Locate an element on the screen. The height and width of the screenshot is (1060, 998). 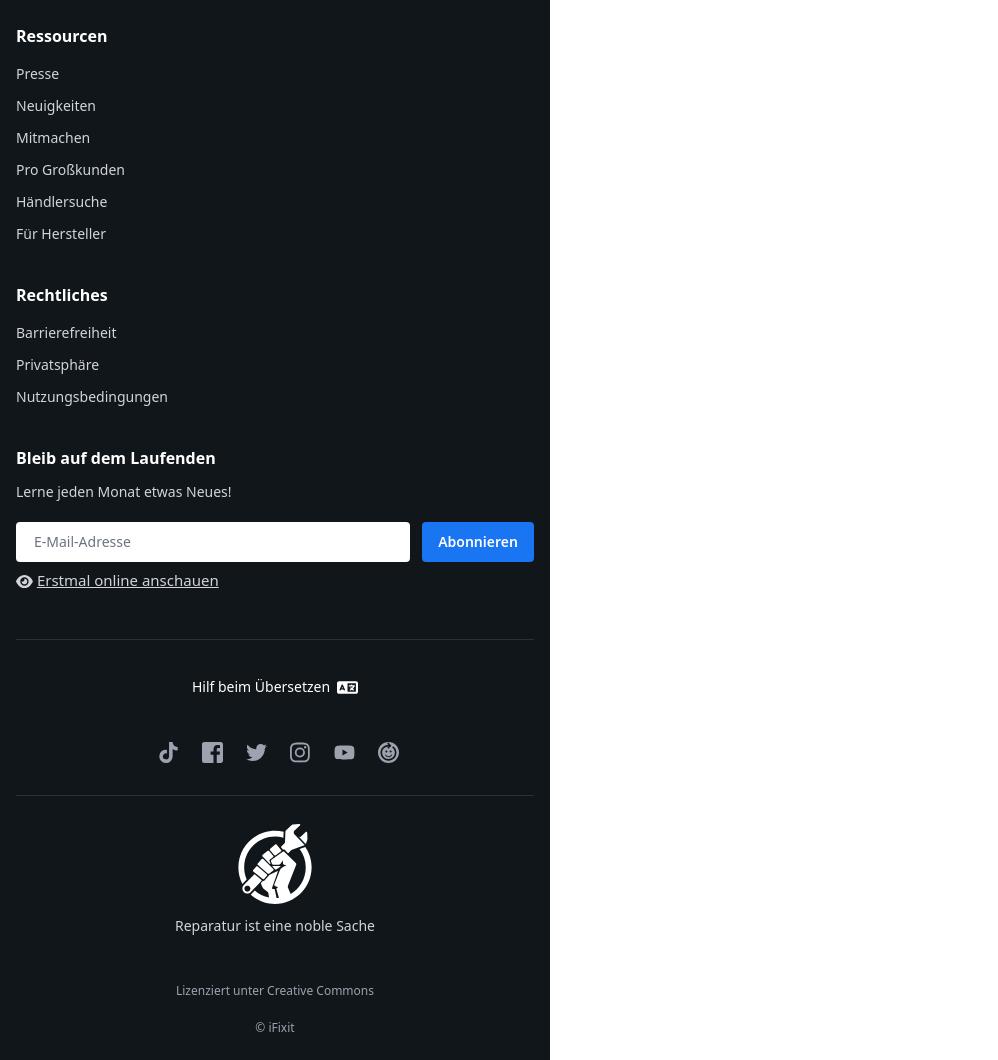
'Reparatur ist eine noble Sache' is located at coordinates (174, 925).